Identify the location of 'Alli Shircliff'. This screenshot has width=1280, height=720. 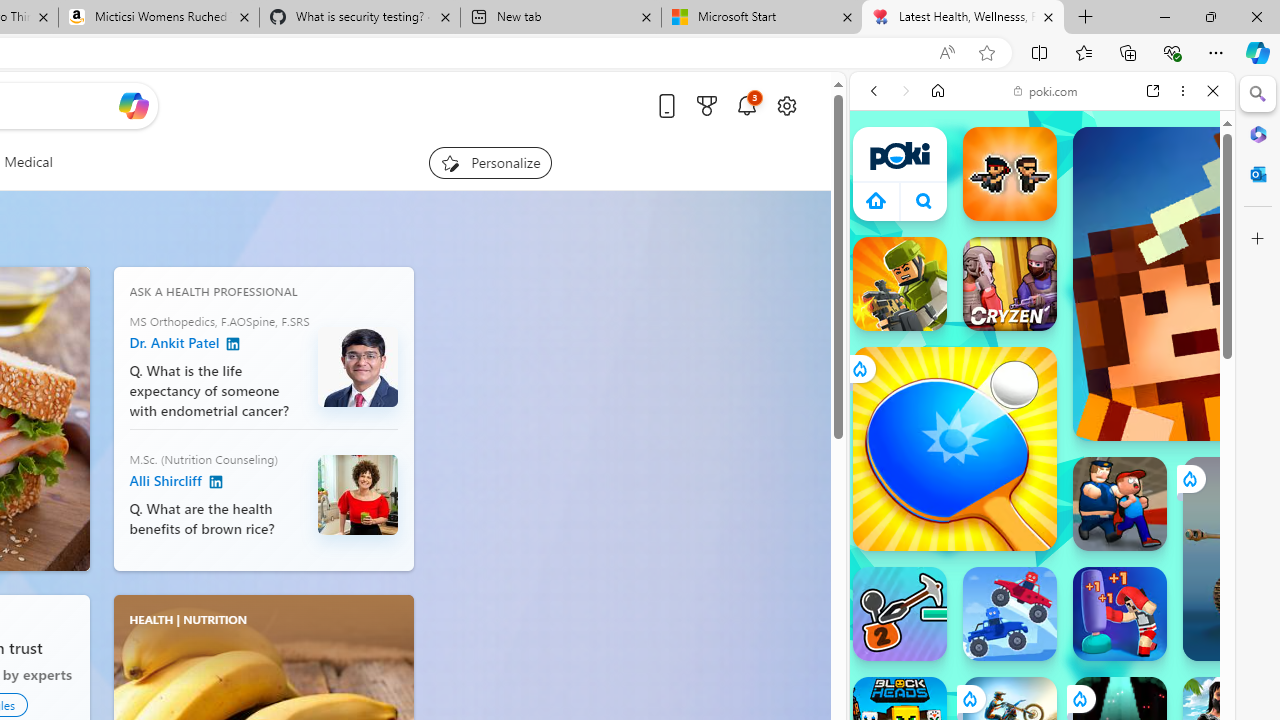
(215, 483).